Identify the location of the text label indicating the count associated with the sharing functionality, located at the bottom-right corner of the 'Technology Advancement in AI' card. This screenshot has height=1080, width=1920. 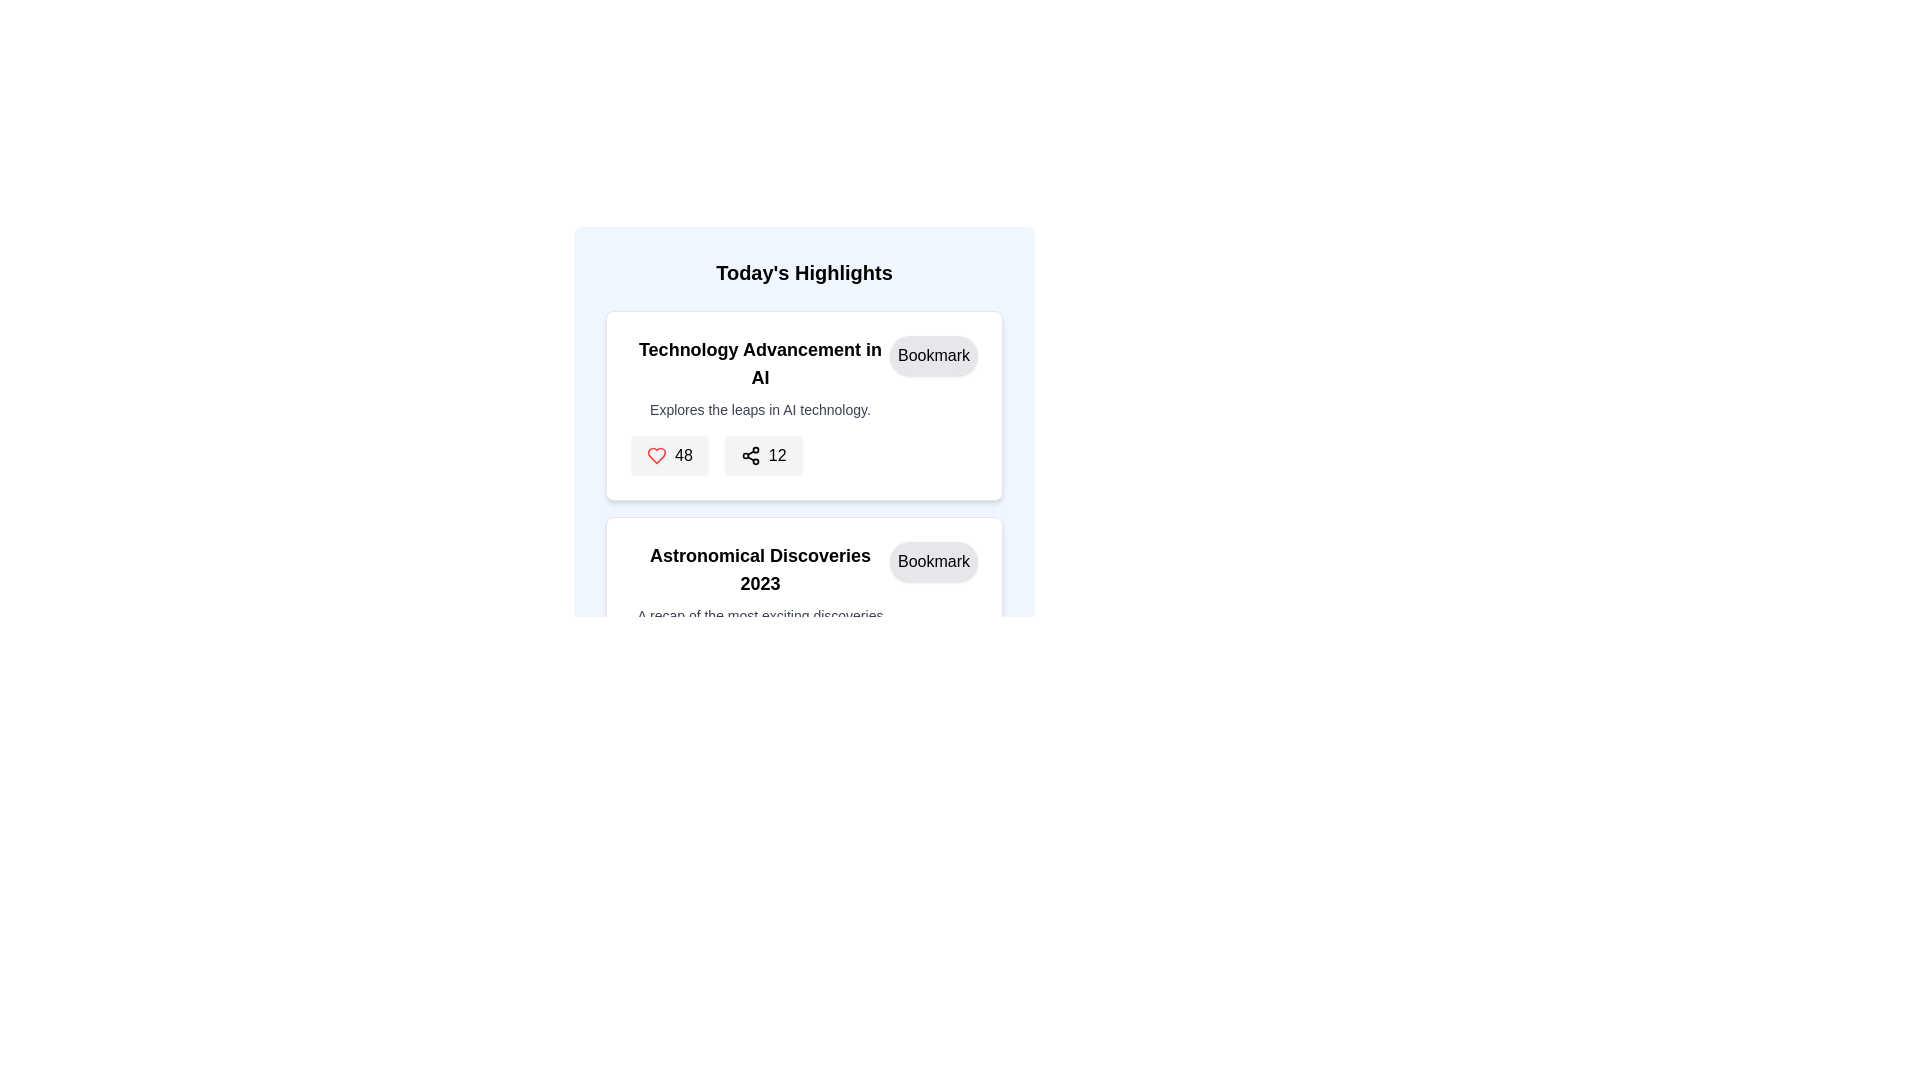
(776, 455).